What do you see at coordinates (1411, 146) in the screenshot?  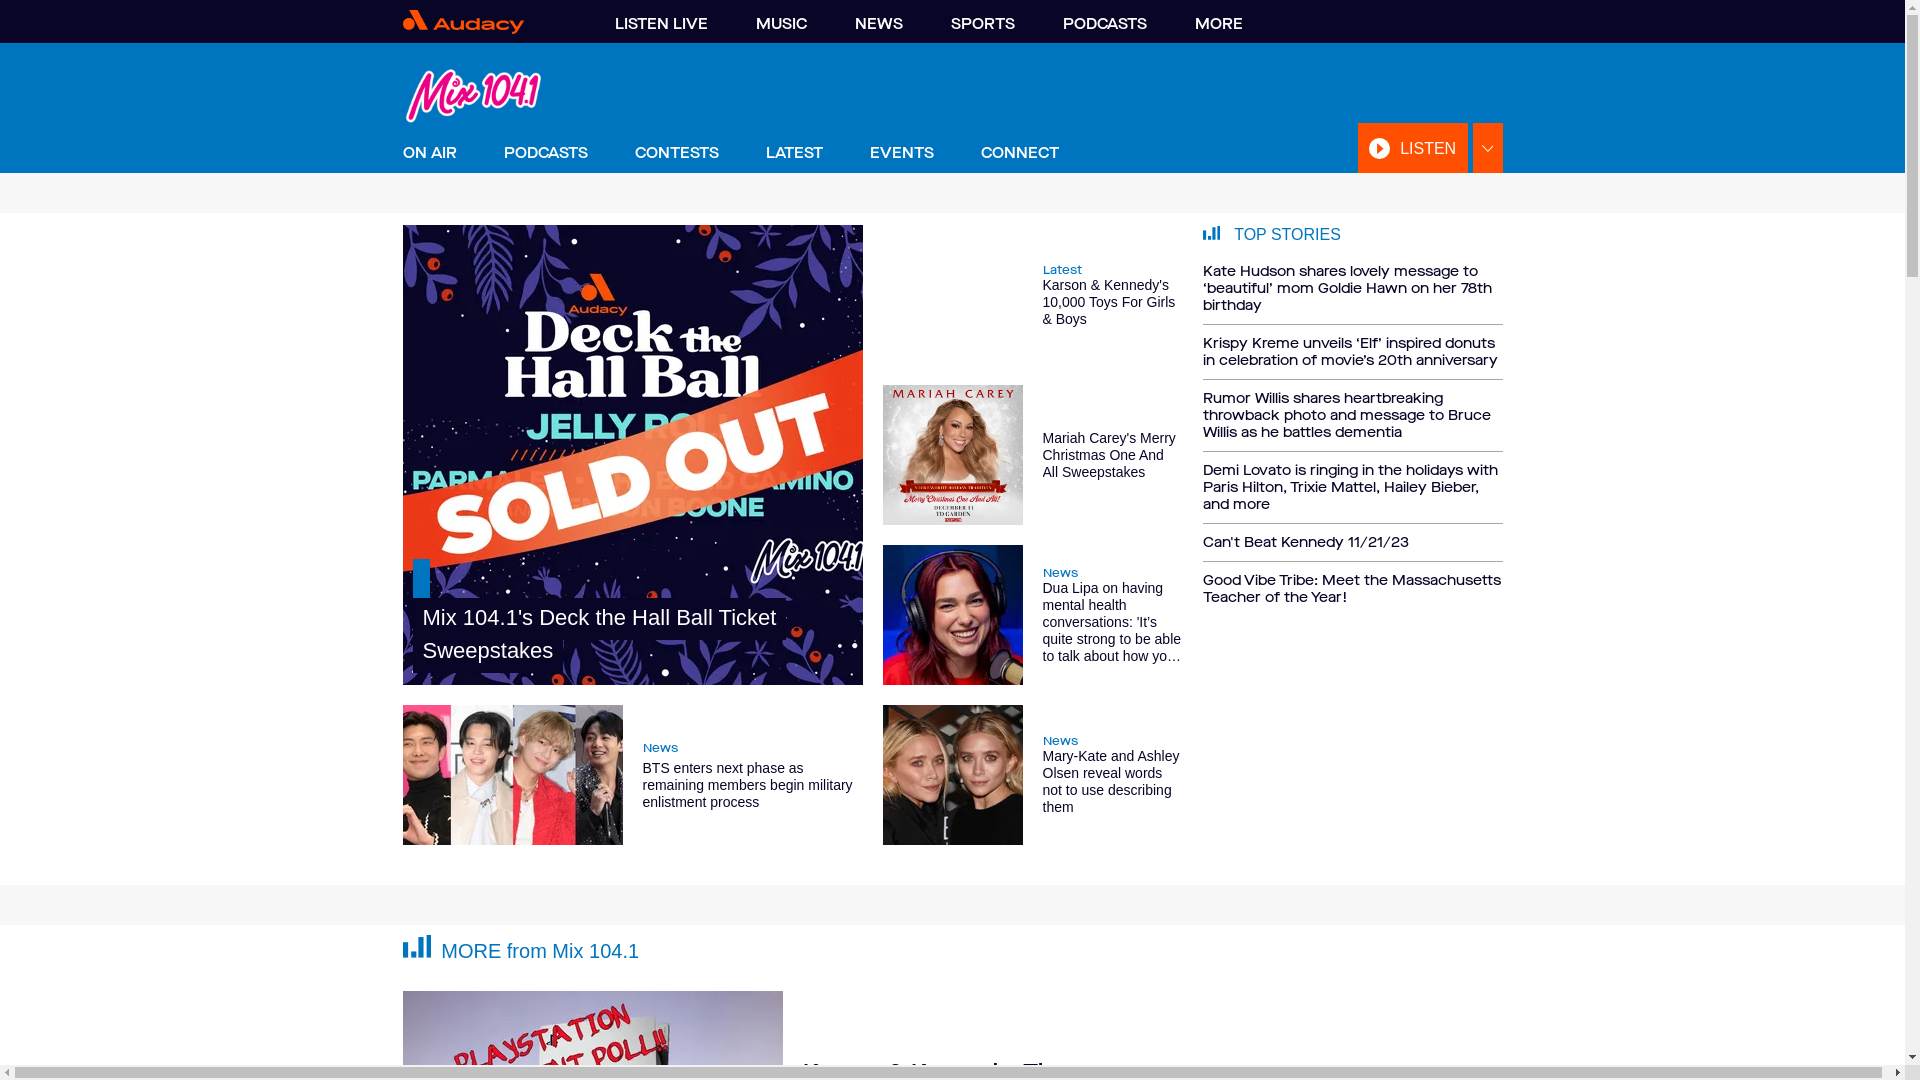 I see `'LISTEN'` at bounding box center [1411, 146].